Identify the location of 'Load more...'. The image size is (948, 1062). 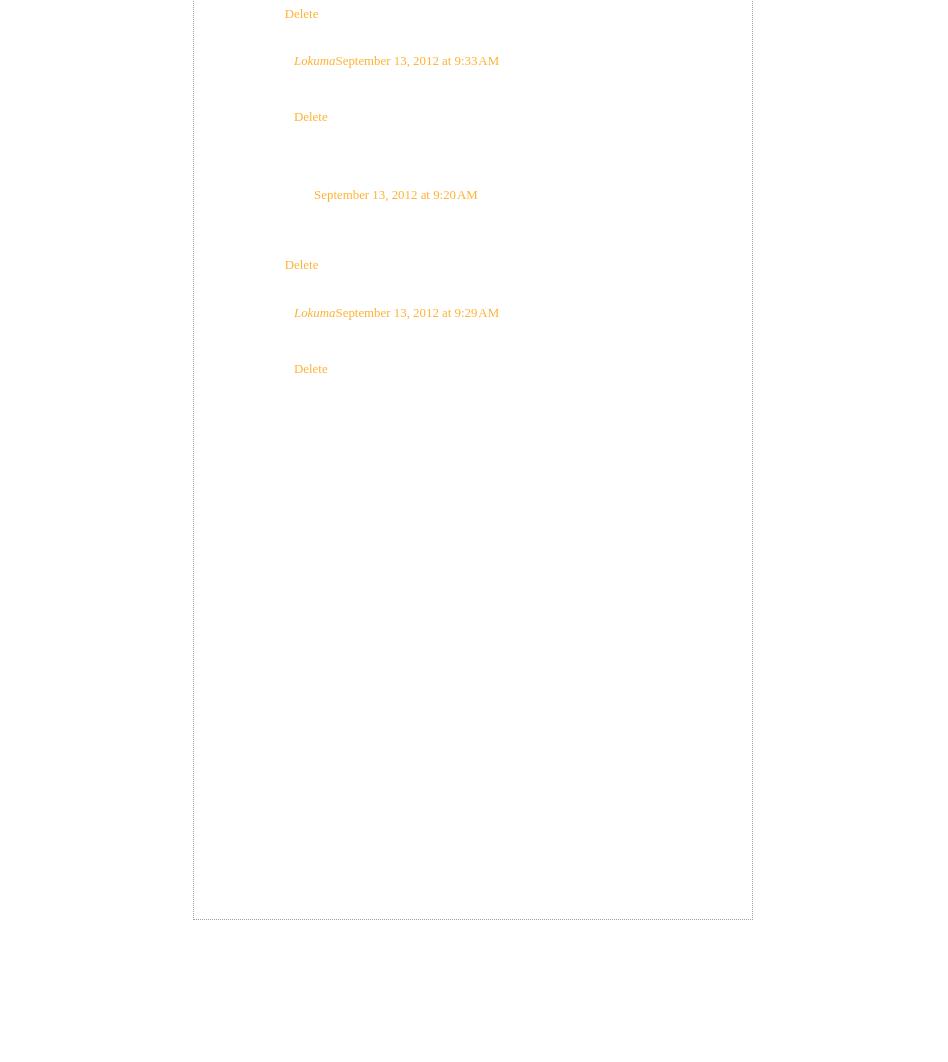
(246, 455).